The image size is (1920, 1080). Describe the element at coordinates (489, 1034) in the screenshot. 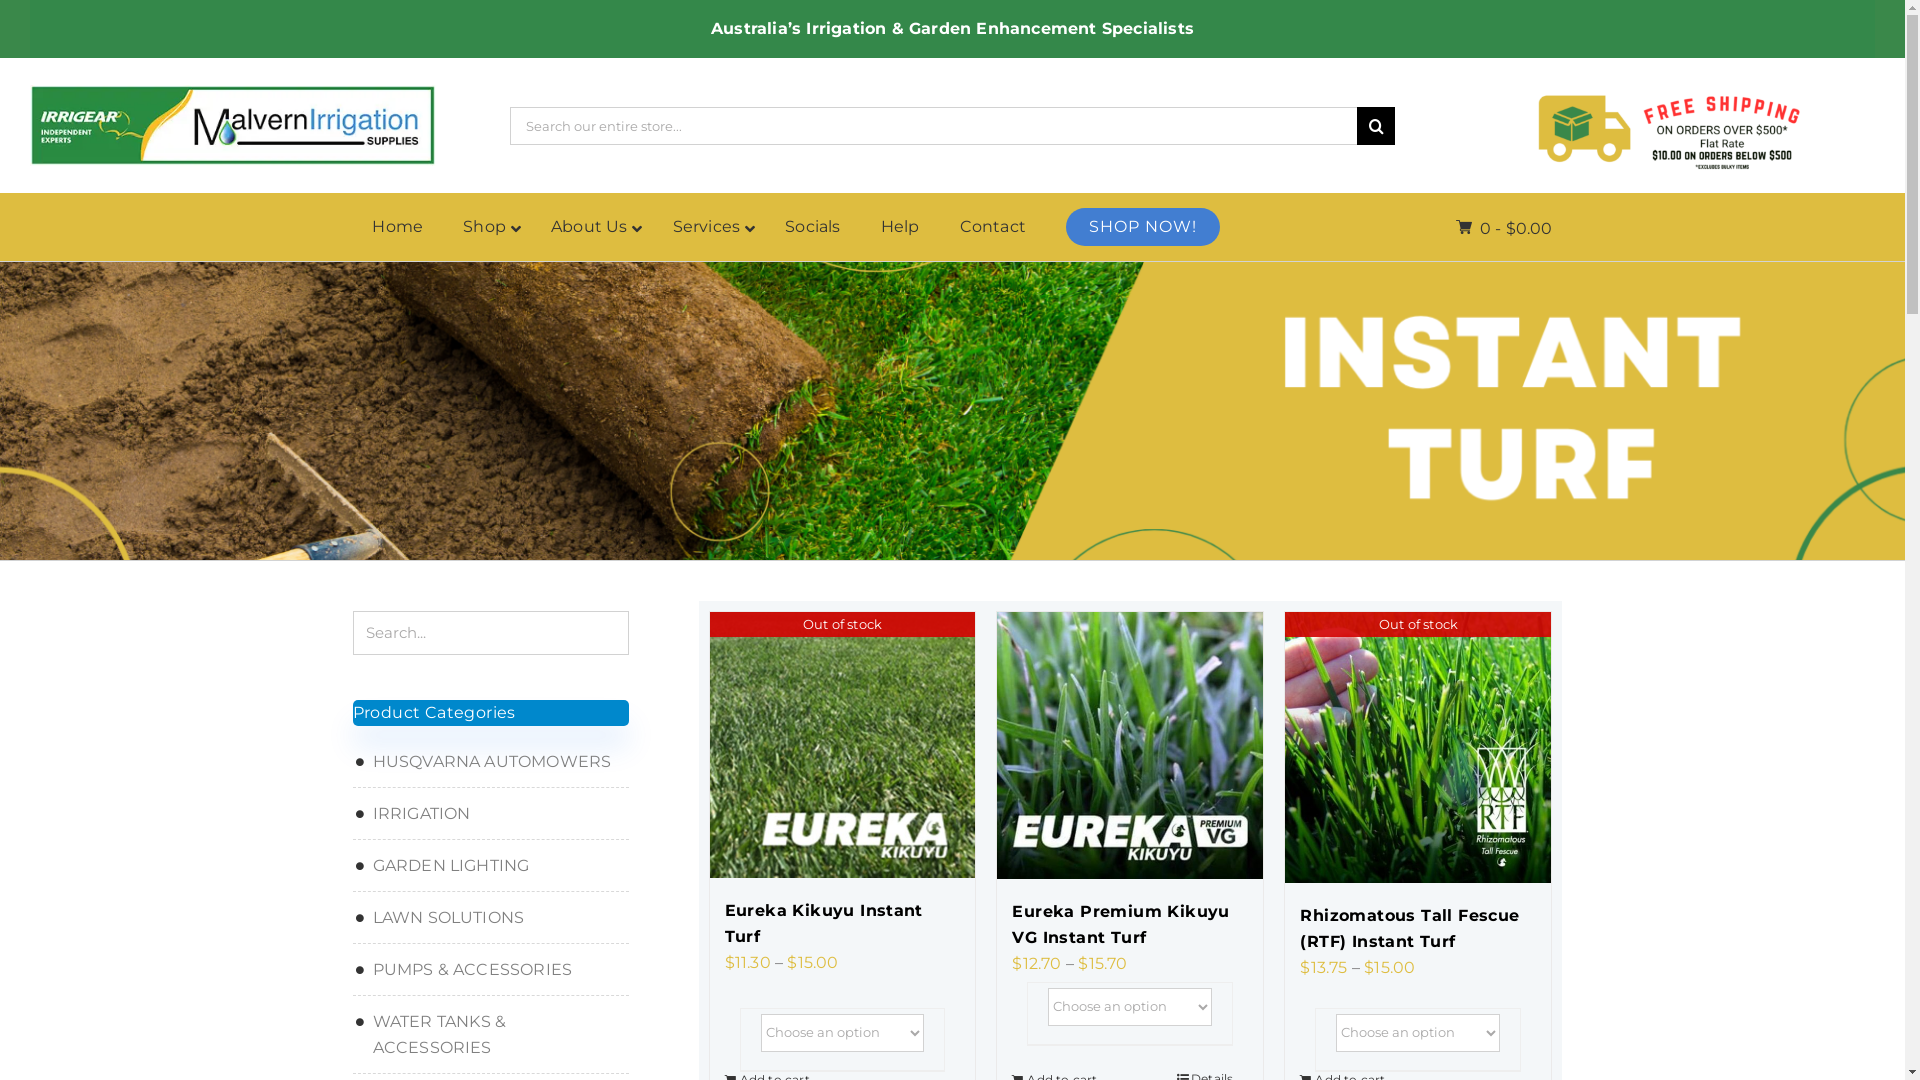

I see `'WATER TANKS & ACCESSORIES'` at that location.